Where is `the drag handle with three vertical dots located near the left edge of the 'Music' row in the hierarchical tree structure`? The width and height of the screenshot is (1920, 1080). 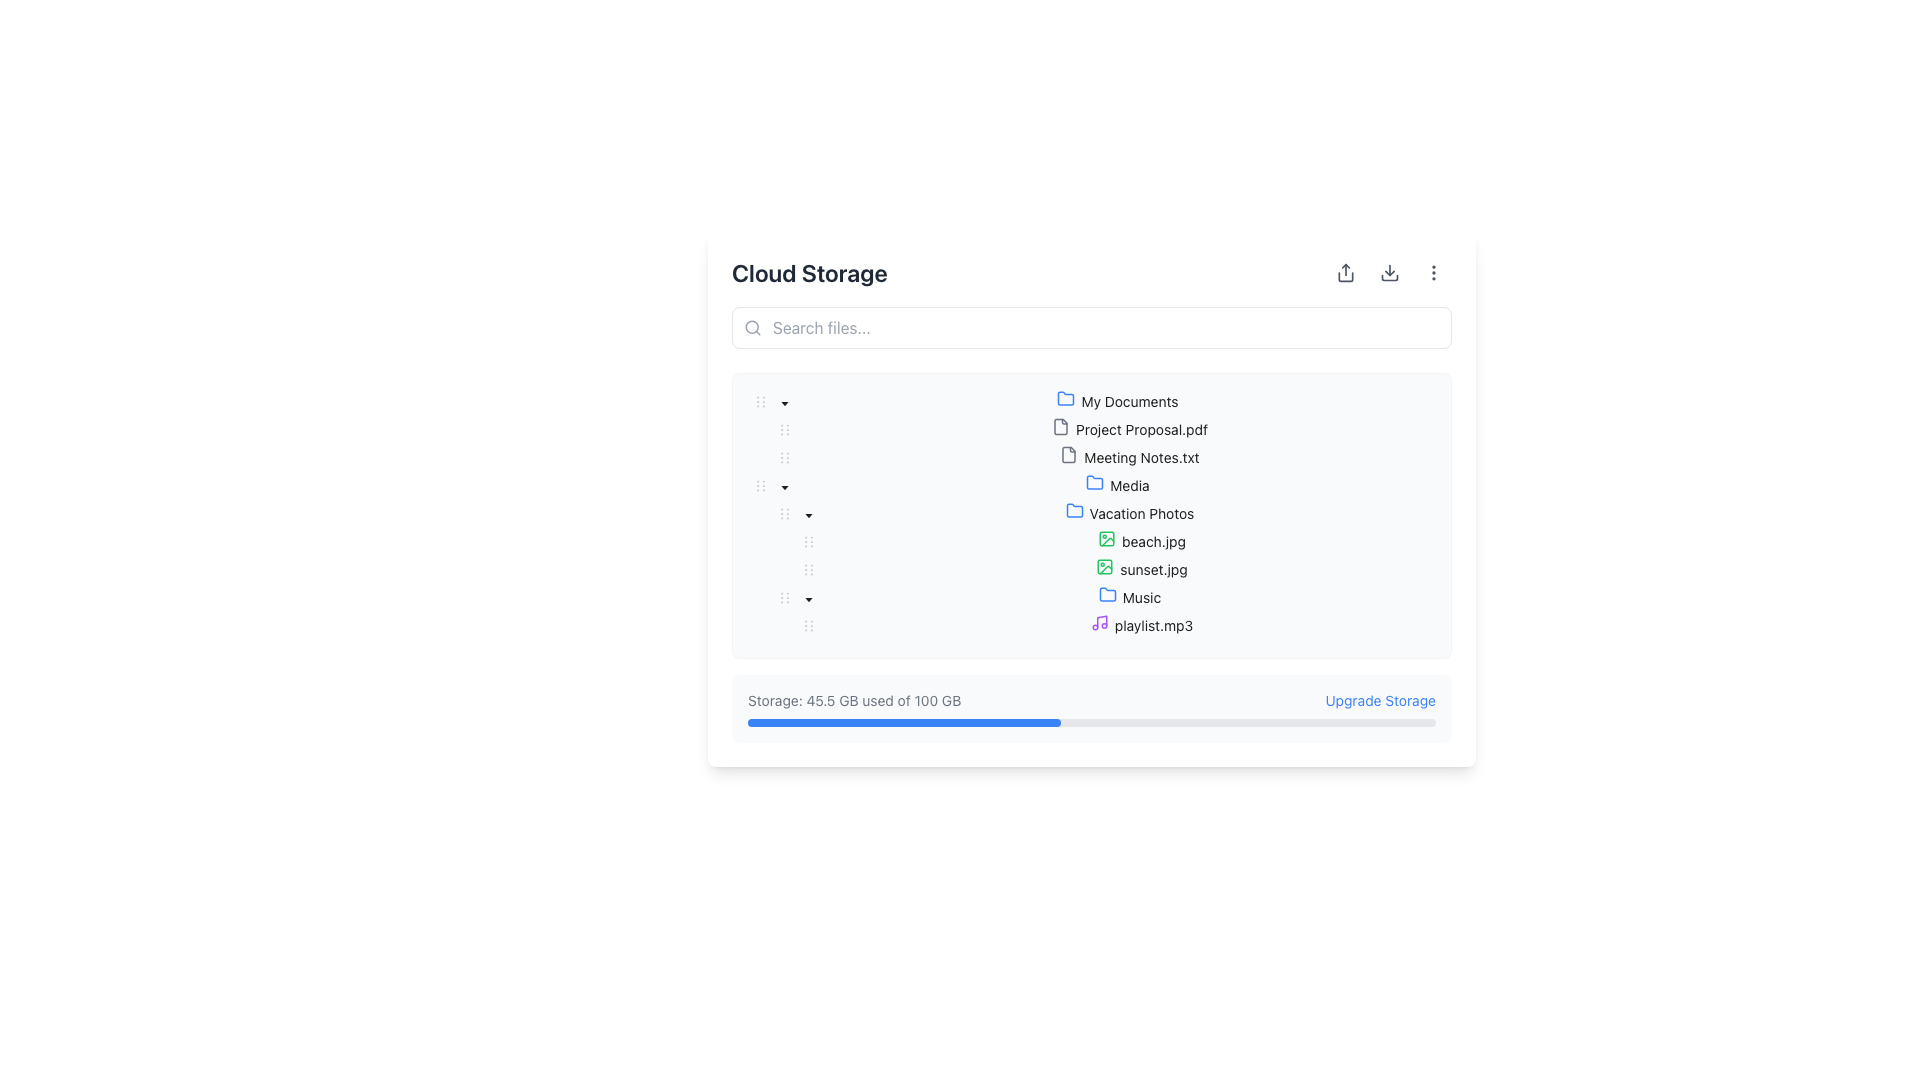 the drag handle with three vertical dots located near the left edge of the 'Music' row in the hierarchical tree structure is located at coordinates (784, 596).